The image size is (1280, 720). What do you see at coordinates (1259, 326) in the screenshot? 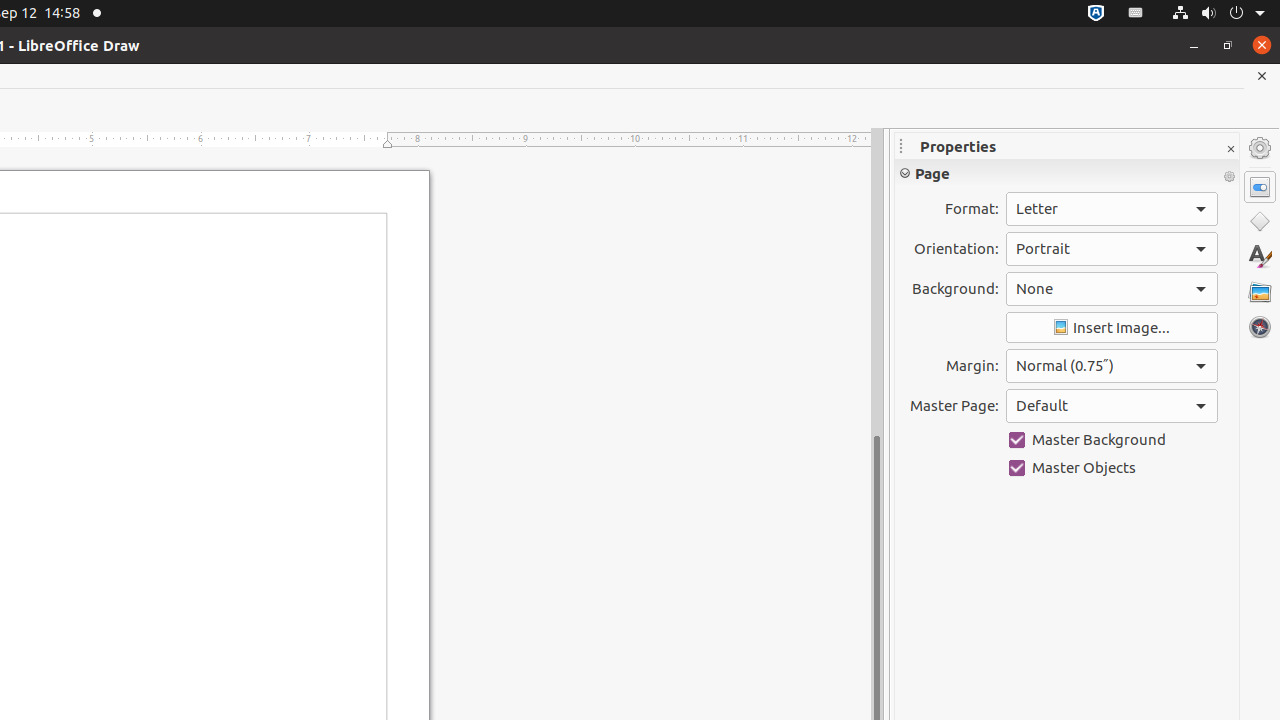
I see `'Navigator'` at bounding box center [1259, 326].